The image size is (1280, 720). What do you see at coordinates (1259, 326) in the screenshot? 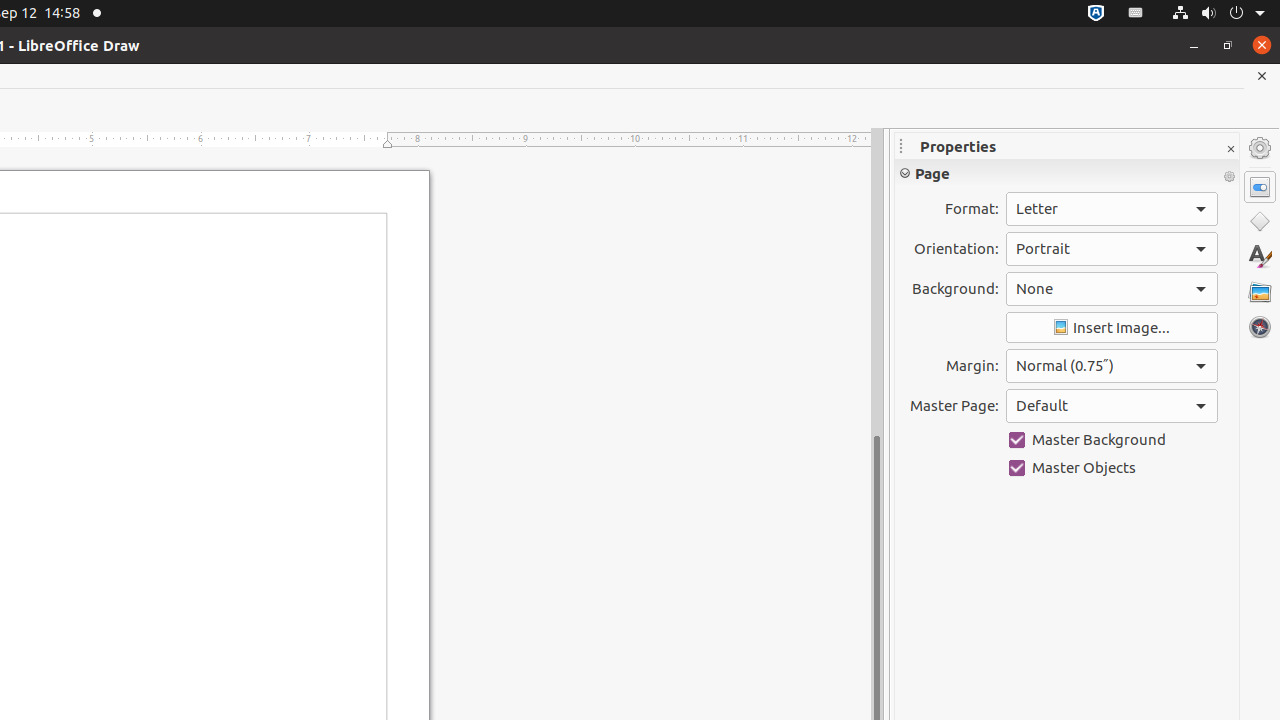
I see `'Navigator'` at bounding box center [1259, 326].